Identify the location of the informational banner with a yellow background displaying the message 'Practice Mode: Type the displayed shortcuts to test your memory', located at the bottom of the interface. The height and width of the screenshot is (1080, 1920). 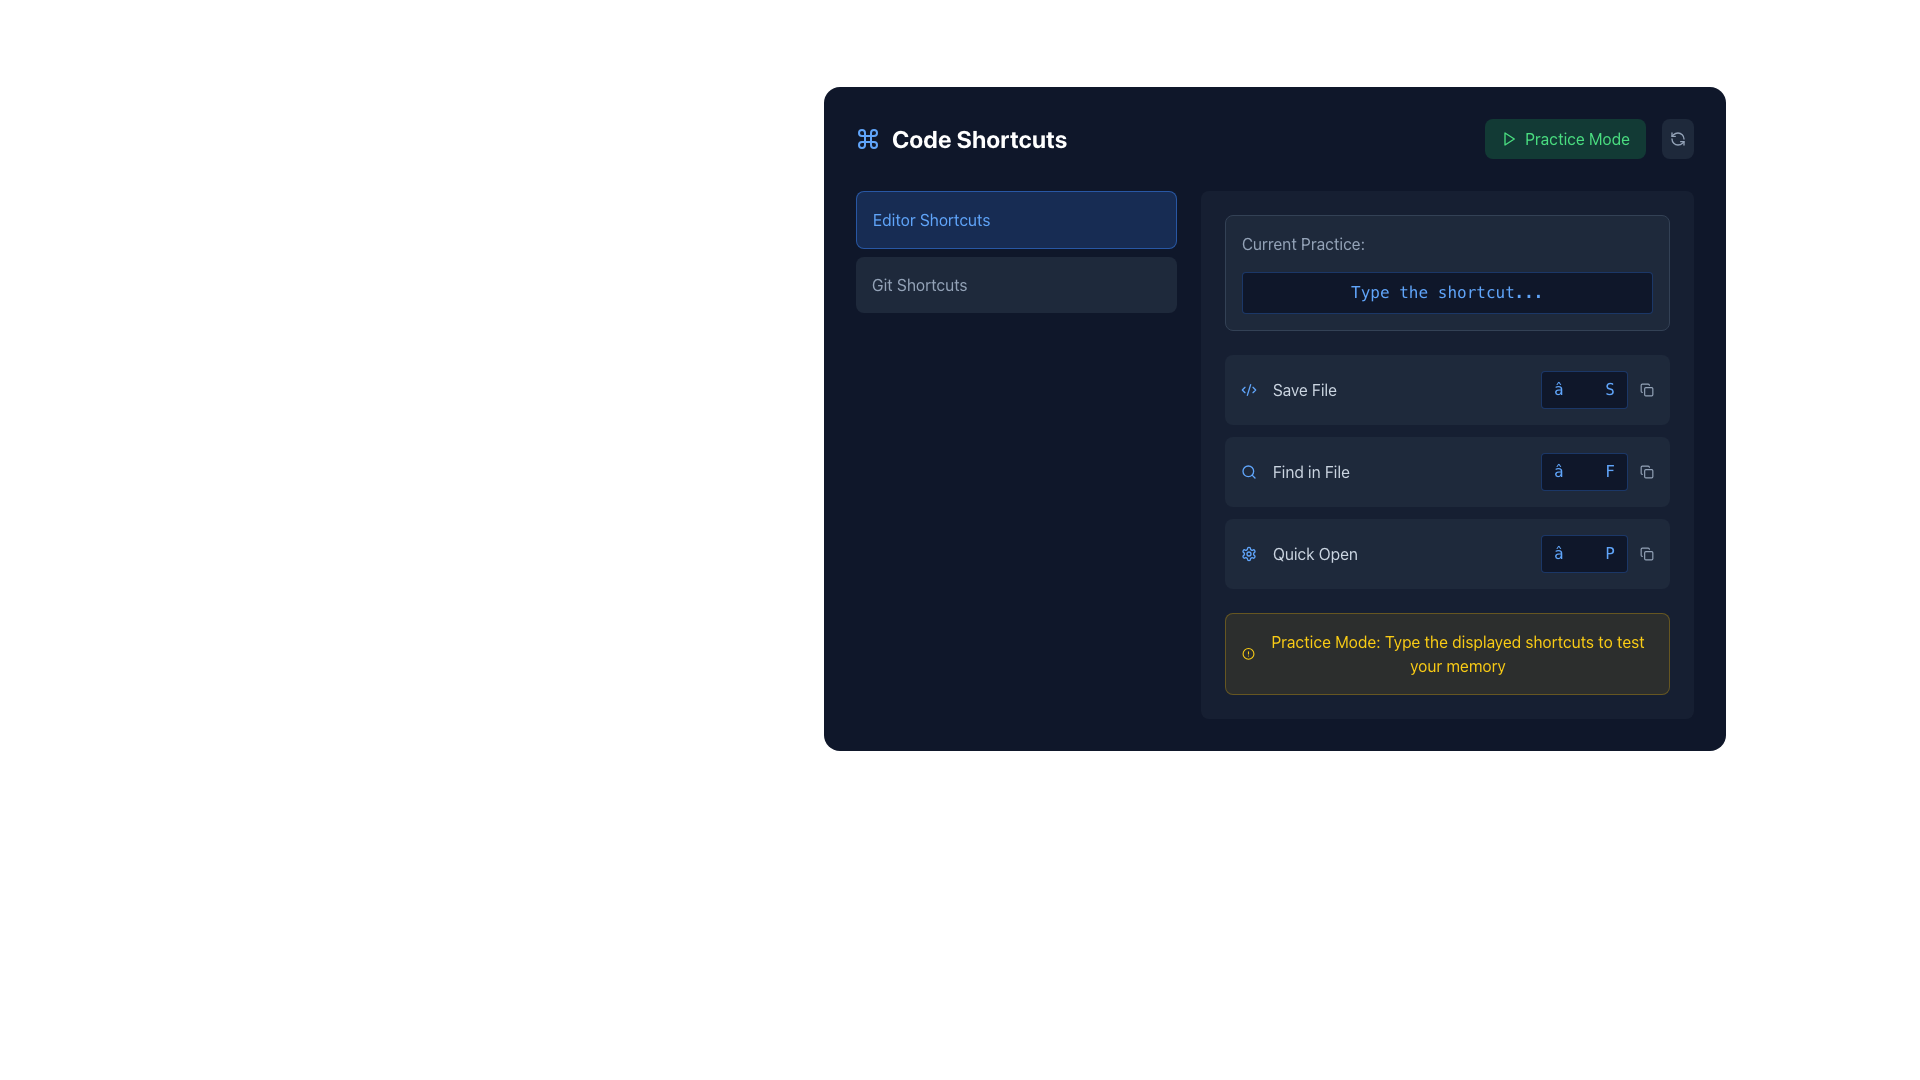
(1447, 654).